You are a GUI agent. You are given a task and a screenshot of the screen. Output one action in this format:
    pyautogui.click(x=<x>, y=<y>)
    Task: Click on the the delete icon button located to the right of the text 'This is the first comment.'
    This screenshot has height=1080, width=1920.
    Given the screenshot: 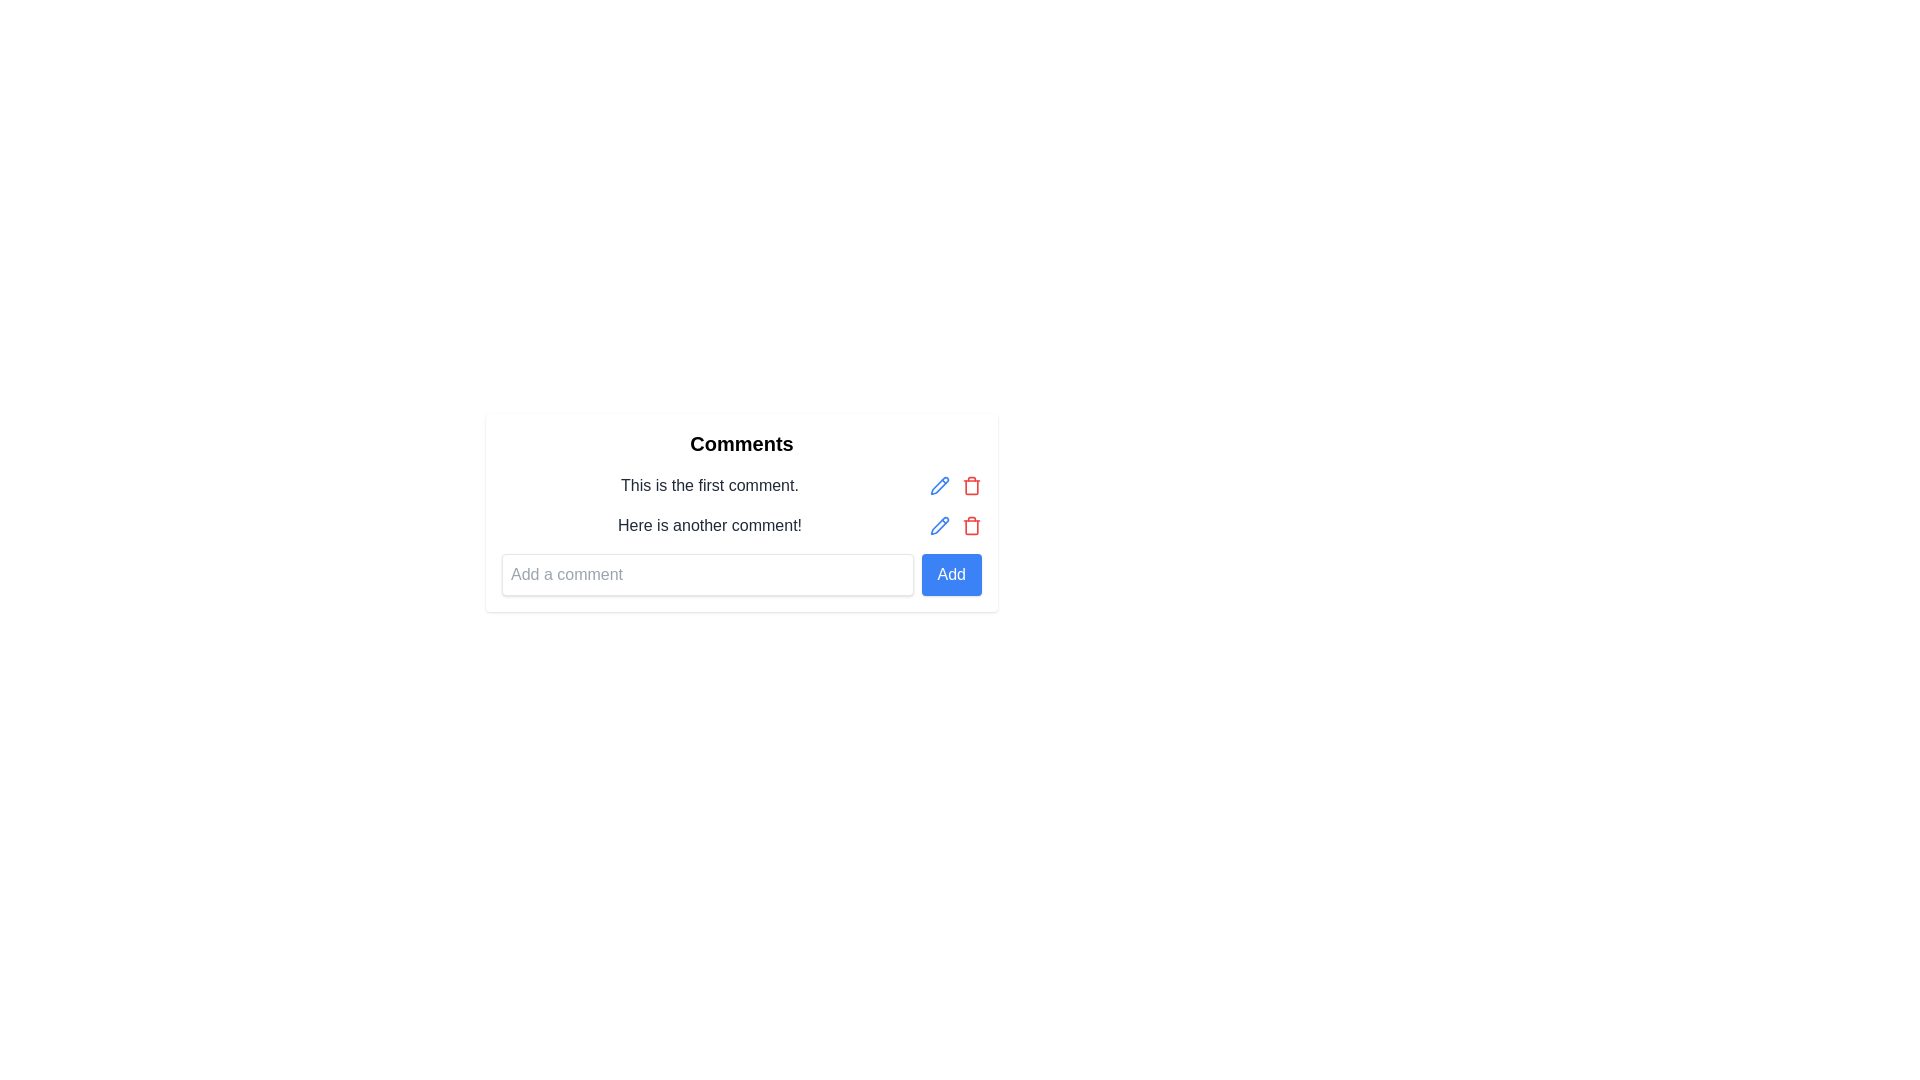 What is the action you would take?
    pyautogui.click(x=971, y=486)
    